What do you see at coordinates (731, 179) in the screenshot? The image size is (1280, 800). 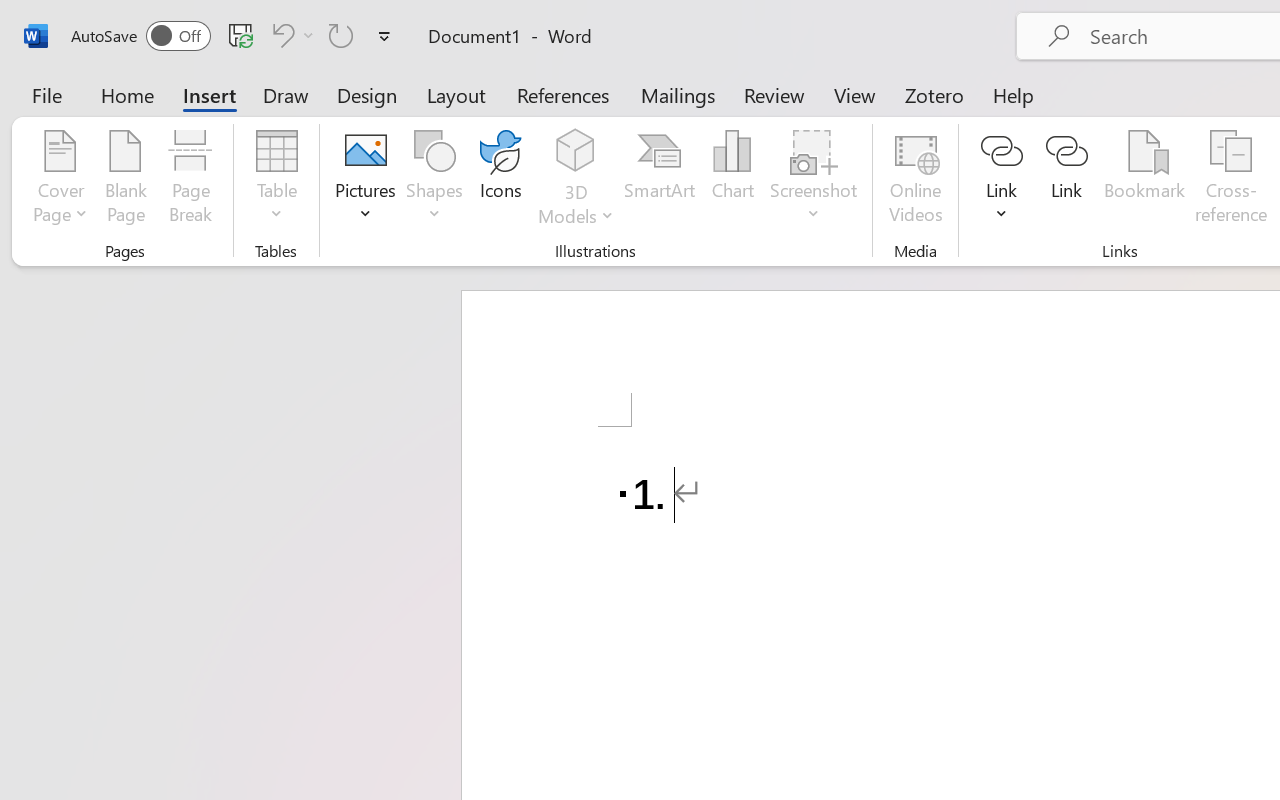 I see `'Chart...'` at bounding box center [731, 179].